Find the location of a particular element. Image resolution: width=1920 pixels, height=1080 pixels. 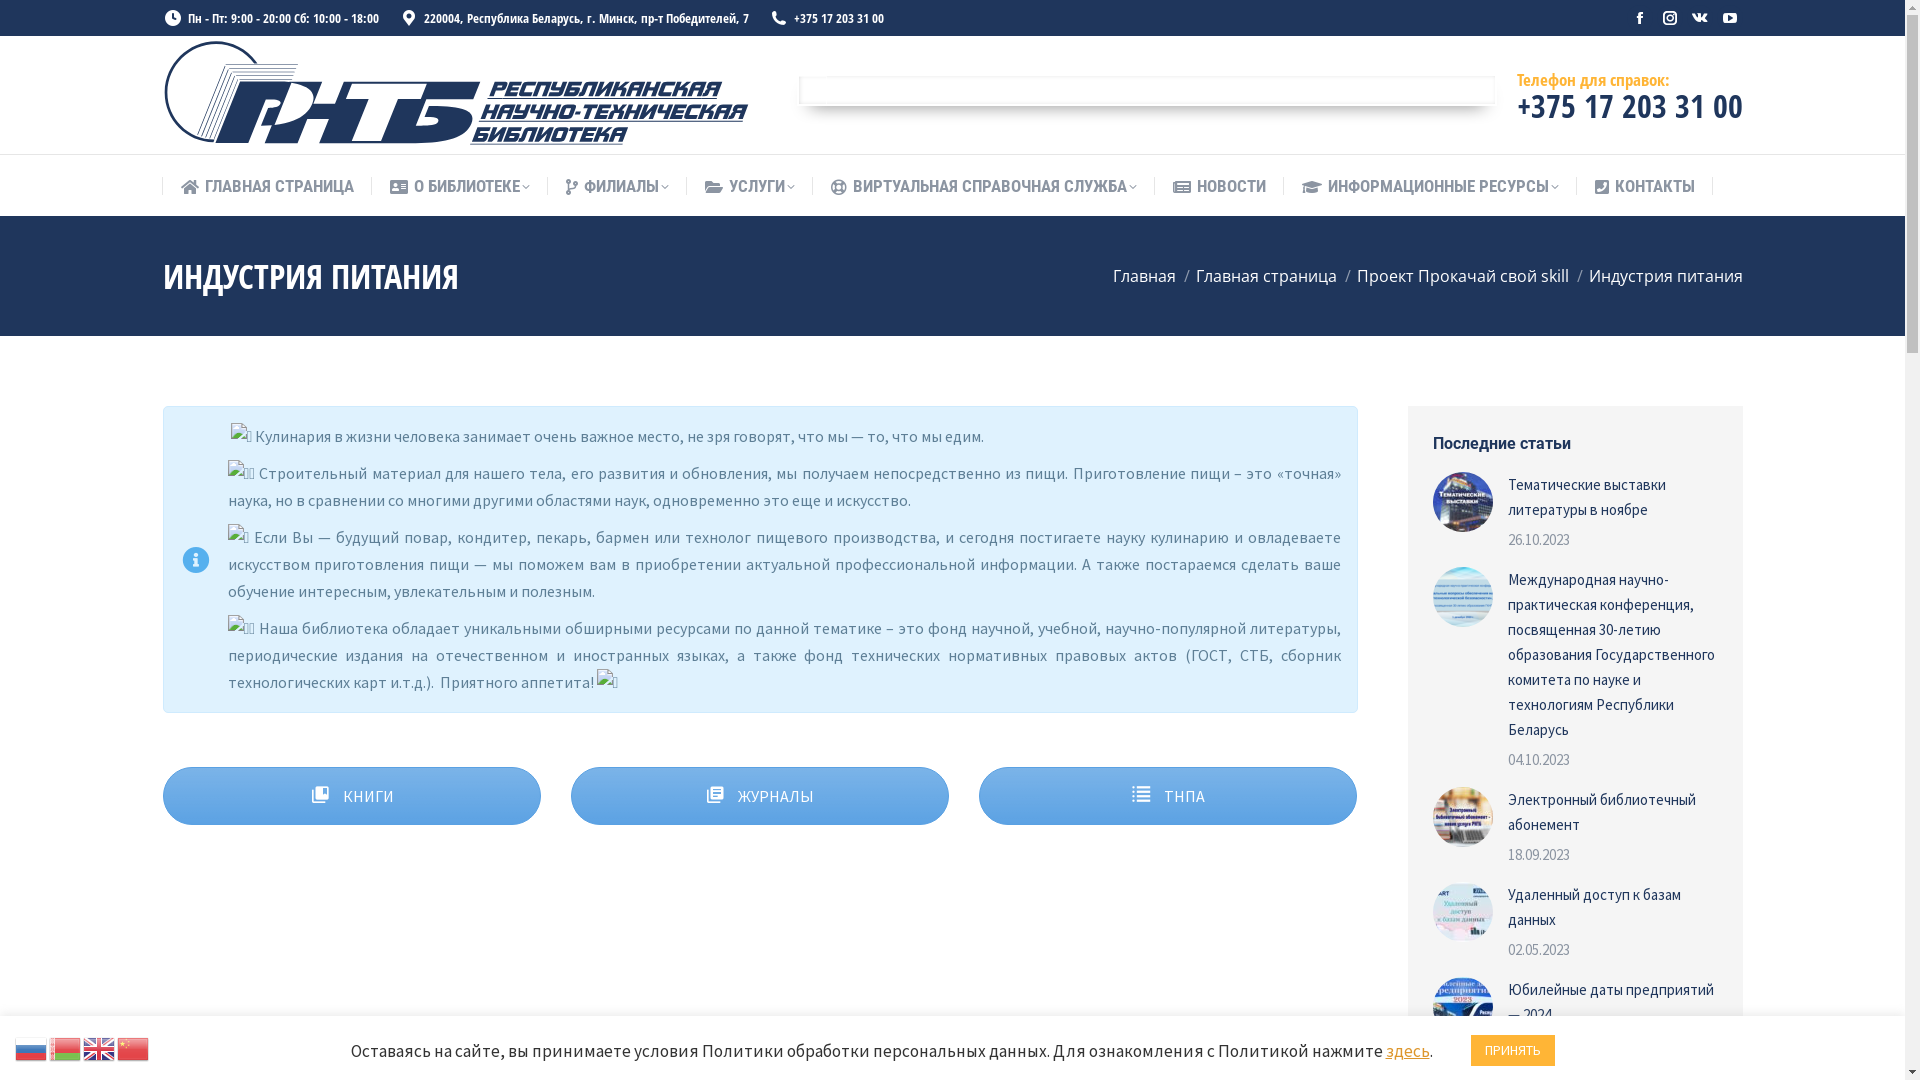

'YouTube page opens in new window' is located at coordinates (1727, 18).